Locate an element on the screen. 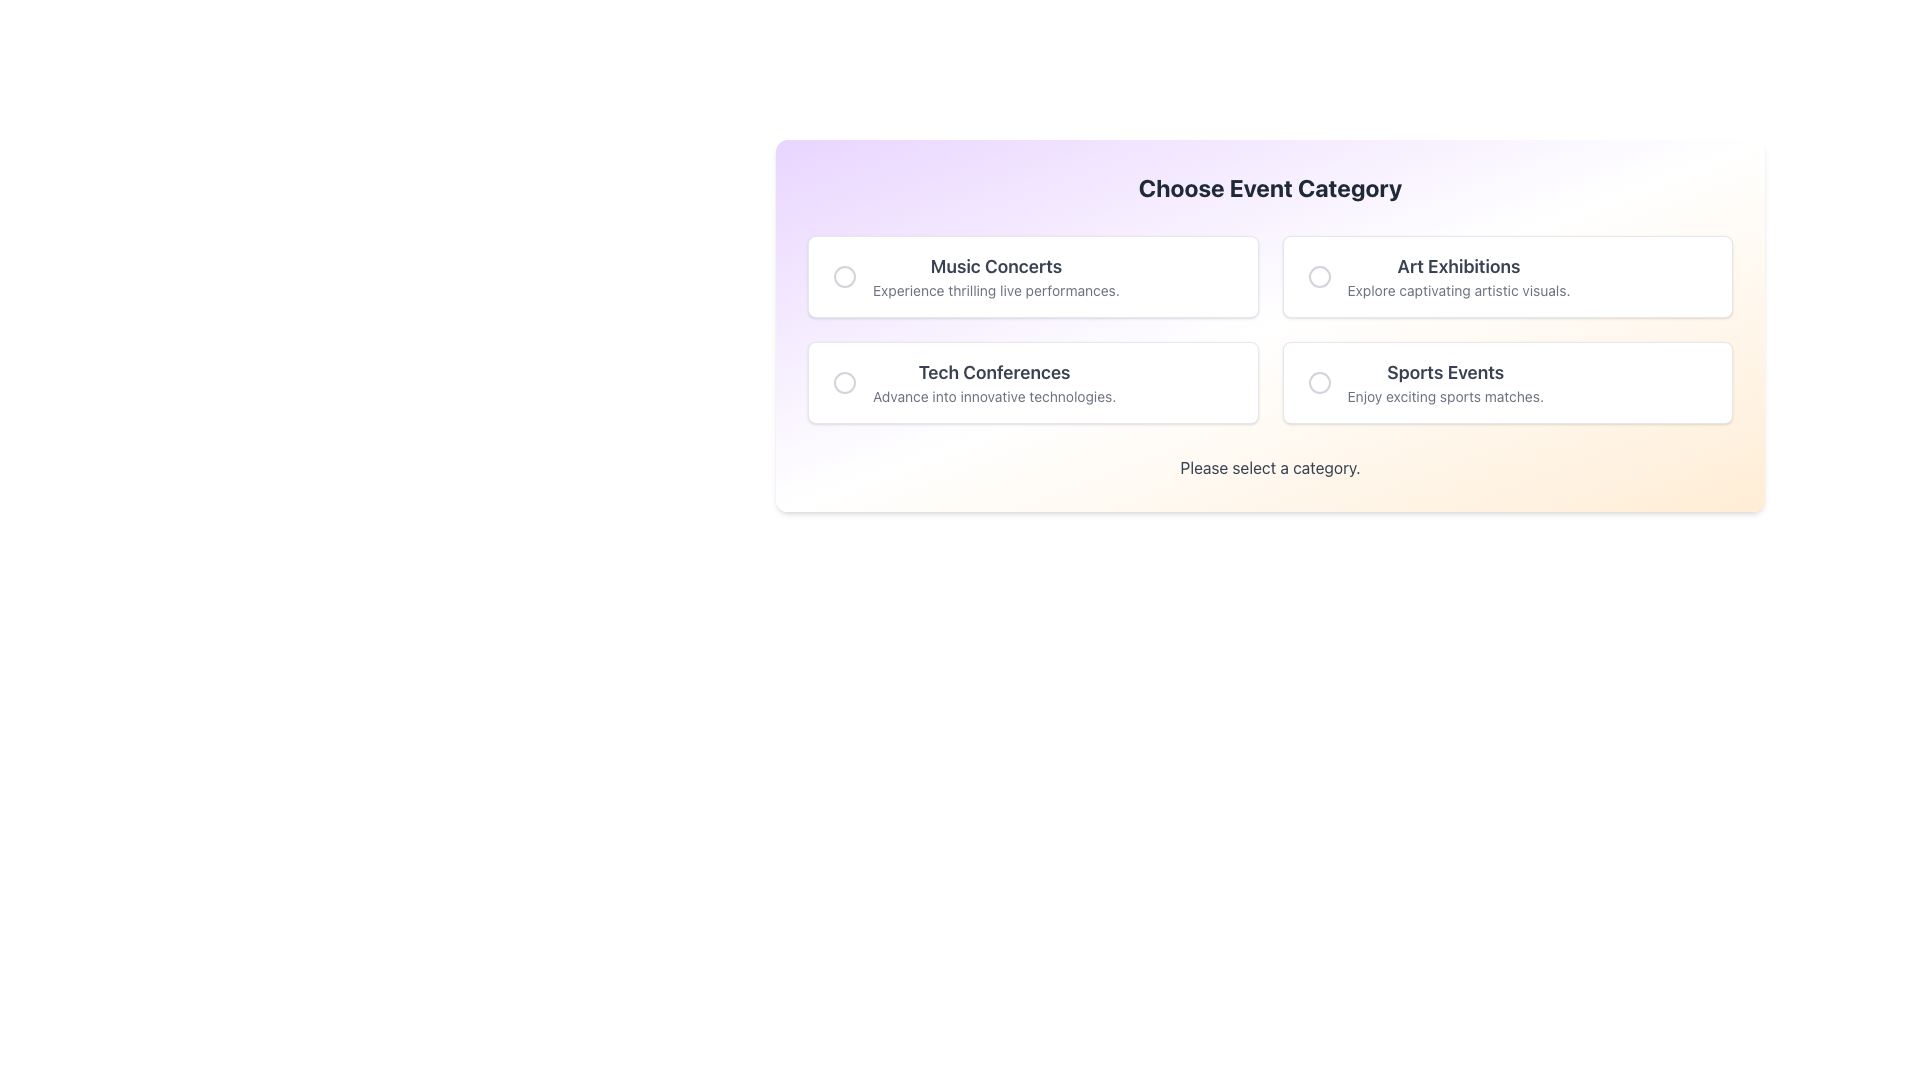 Image resolution: width=1920 pixels, height=1080 pixels. static text displaying the category name 'Sports Events', located in the fourth option of the grid layout is located at coordinates (1445, 373).